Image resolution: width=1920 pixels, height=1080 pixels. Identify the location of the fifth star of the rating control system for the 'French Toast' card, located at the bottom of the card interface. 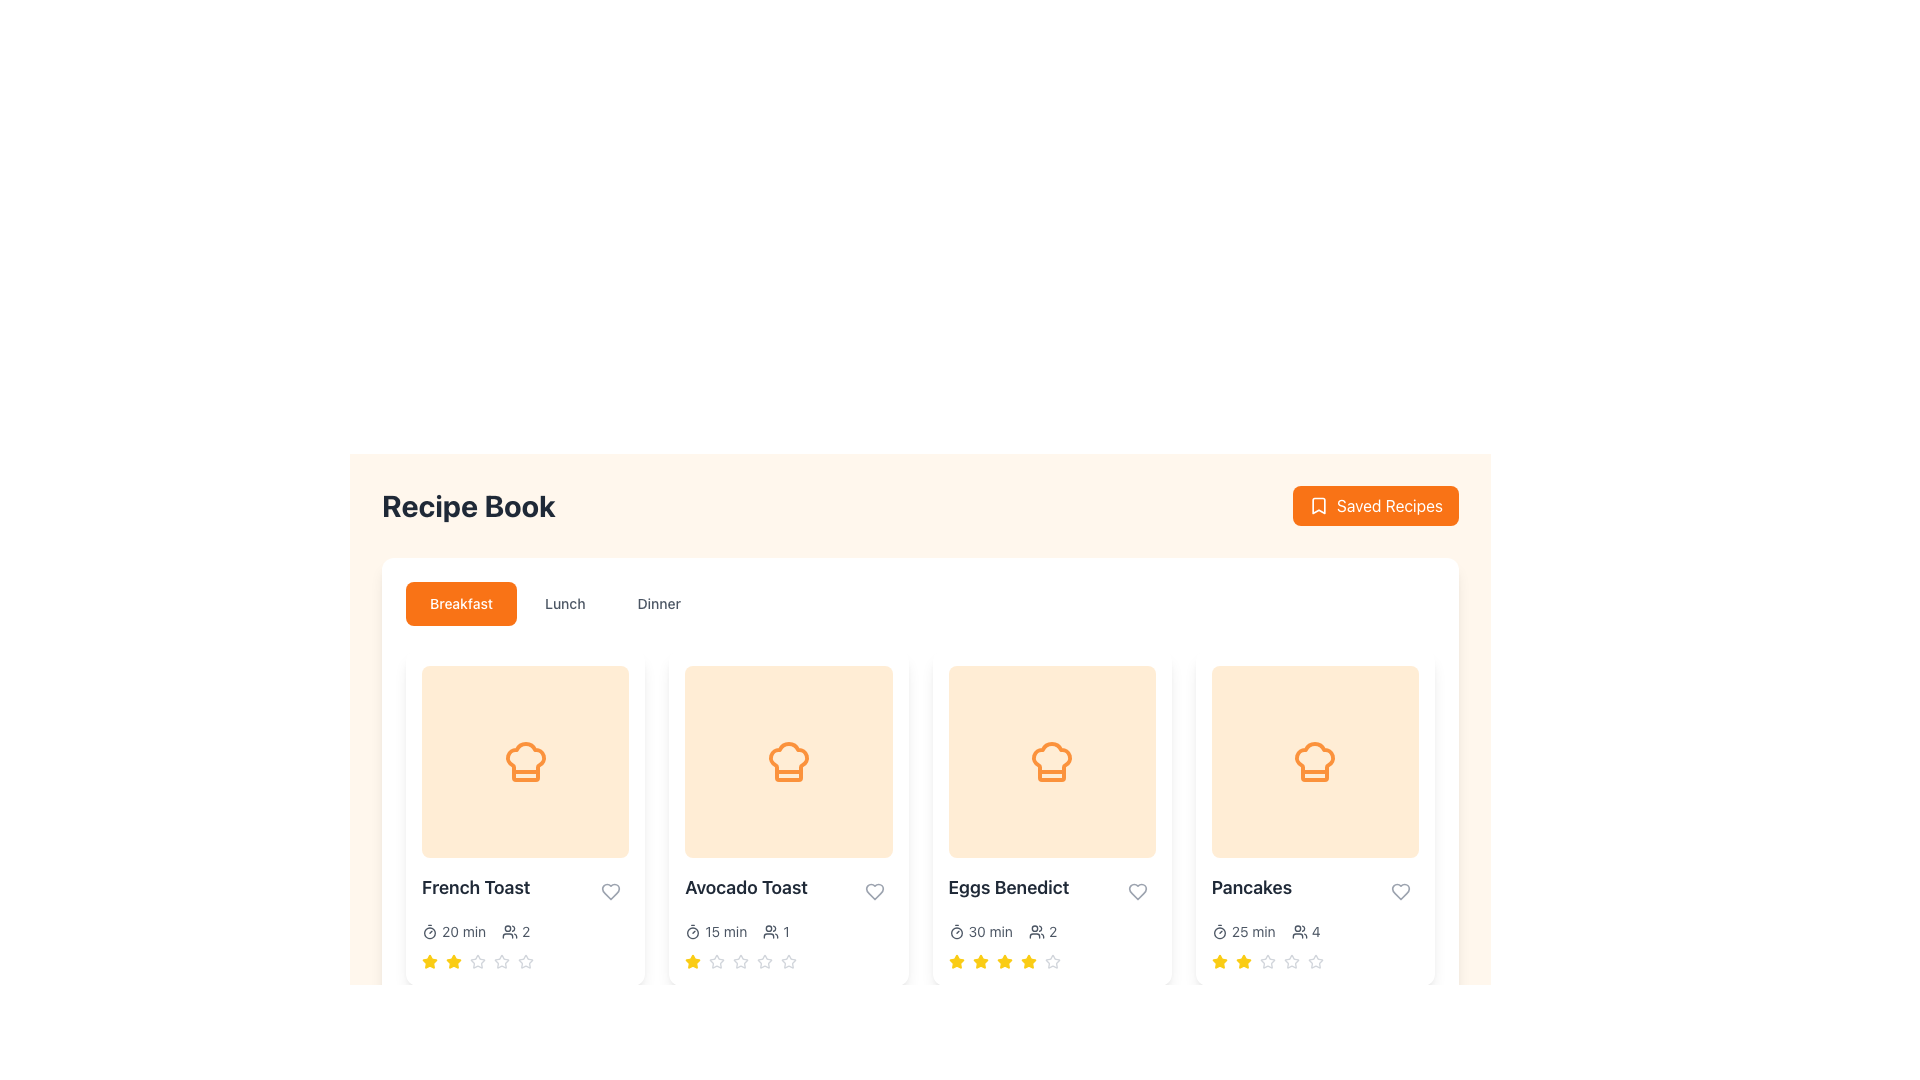
(525, 960).